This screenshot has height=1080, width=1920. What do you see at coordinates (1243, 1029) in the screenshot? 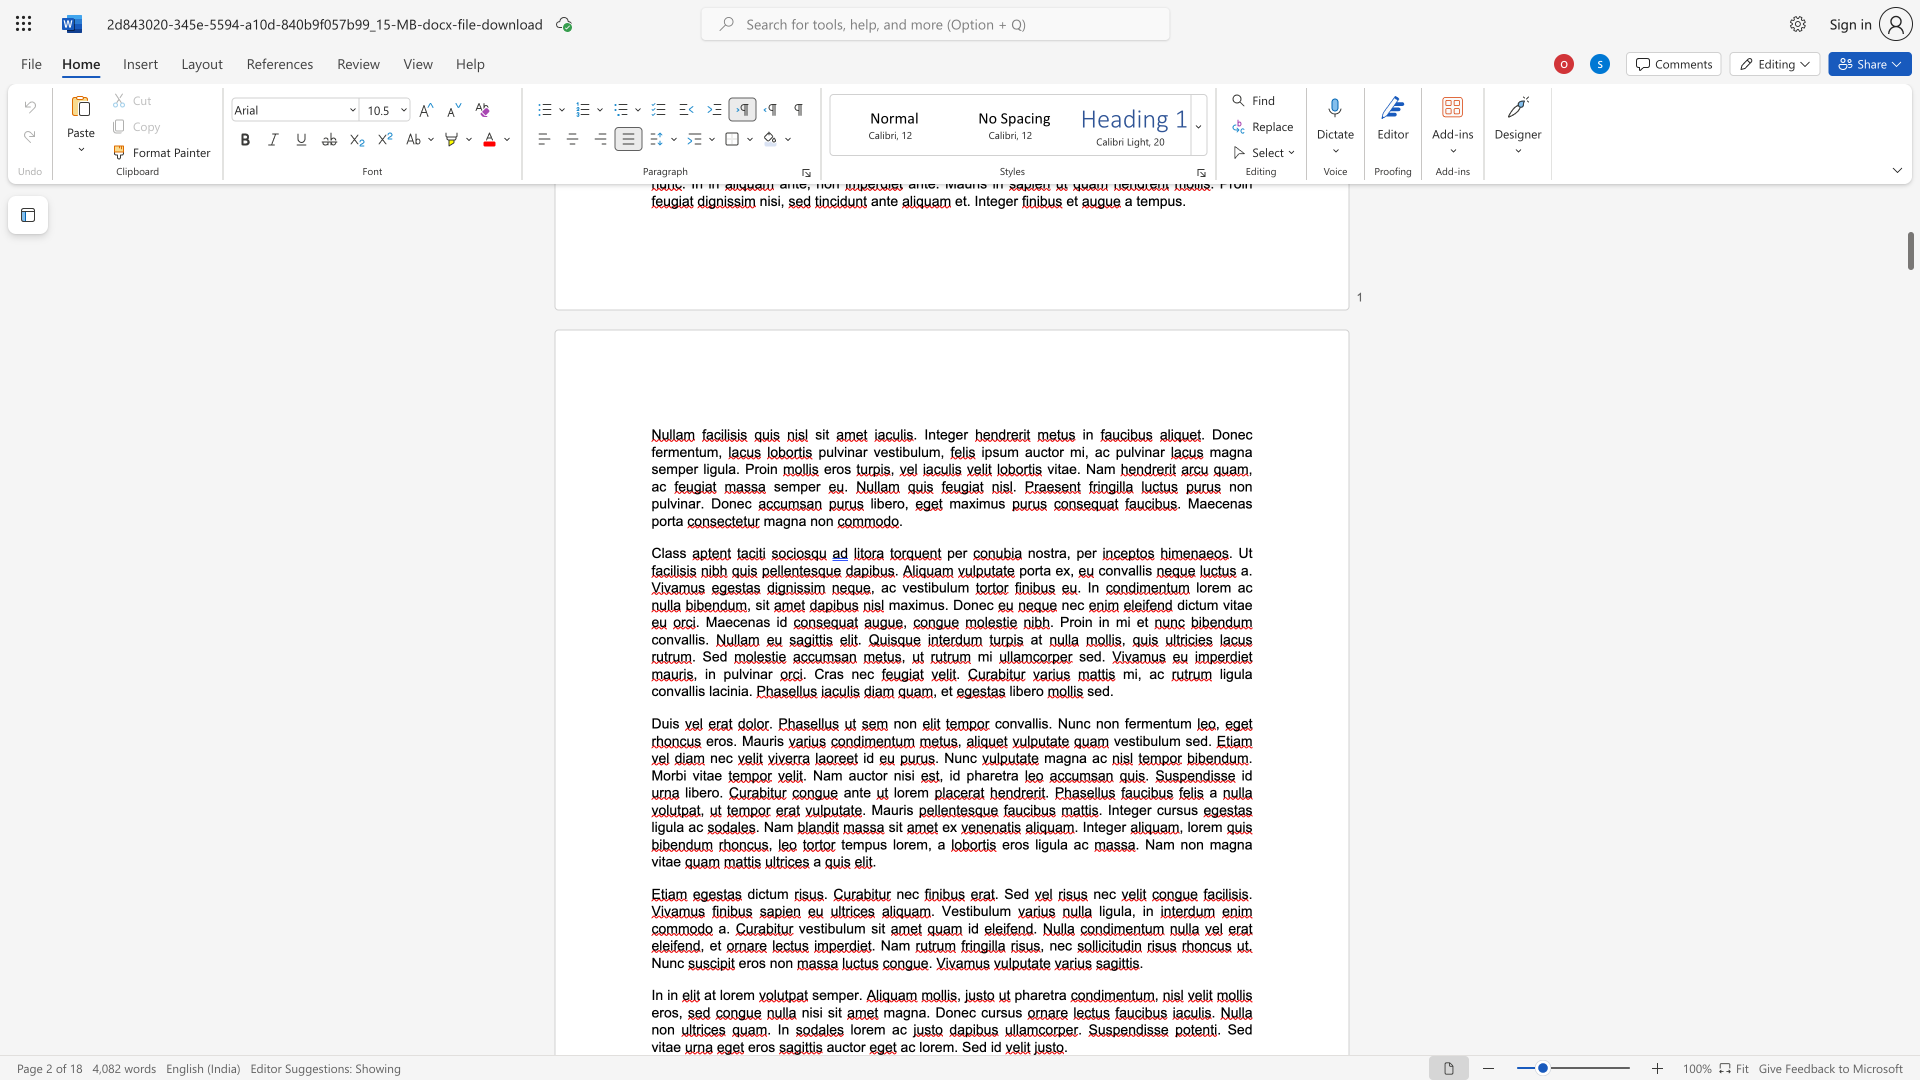
I see `the space between the continuous character "e" and "d" in the text` at bounding box center [1243, 1029].